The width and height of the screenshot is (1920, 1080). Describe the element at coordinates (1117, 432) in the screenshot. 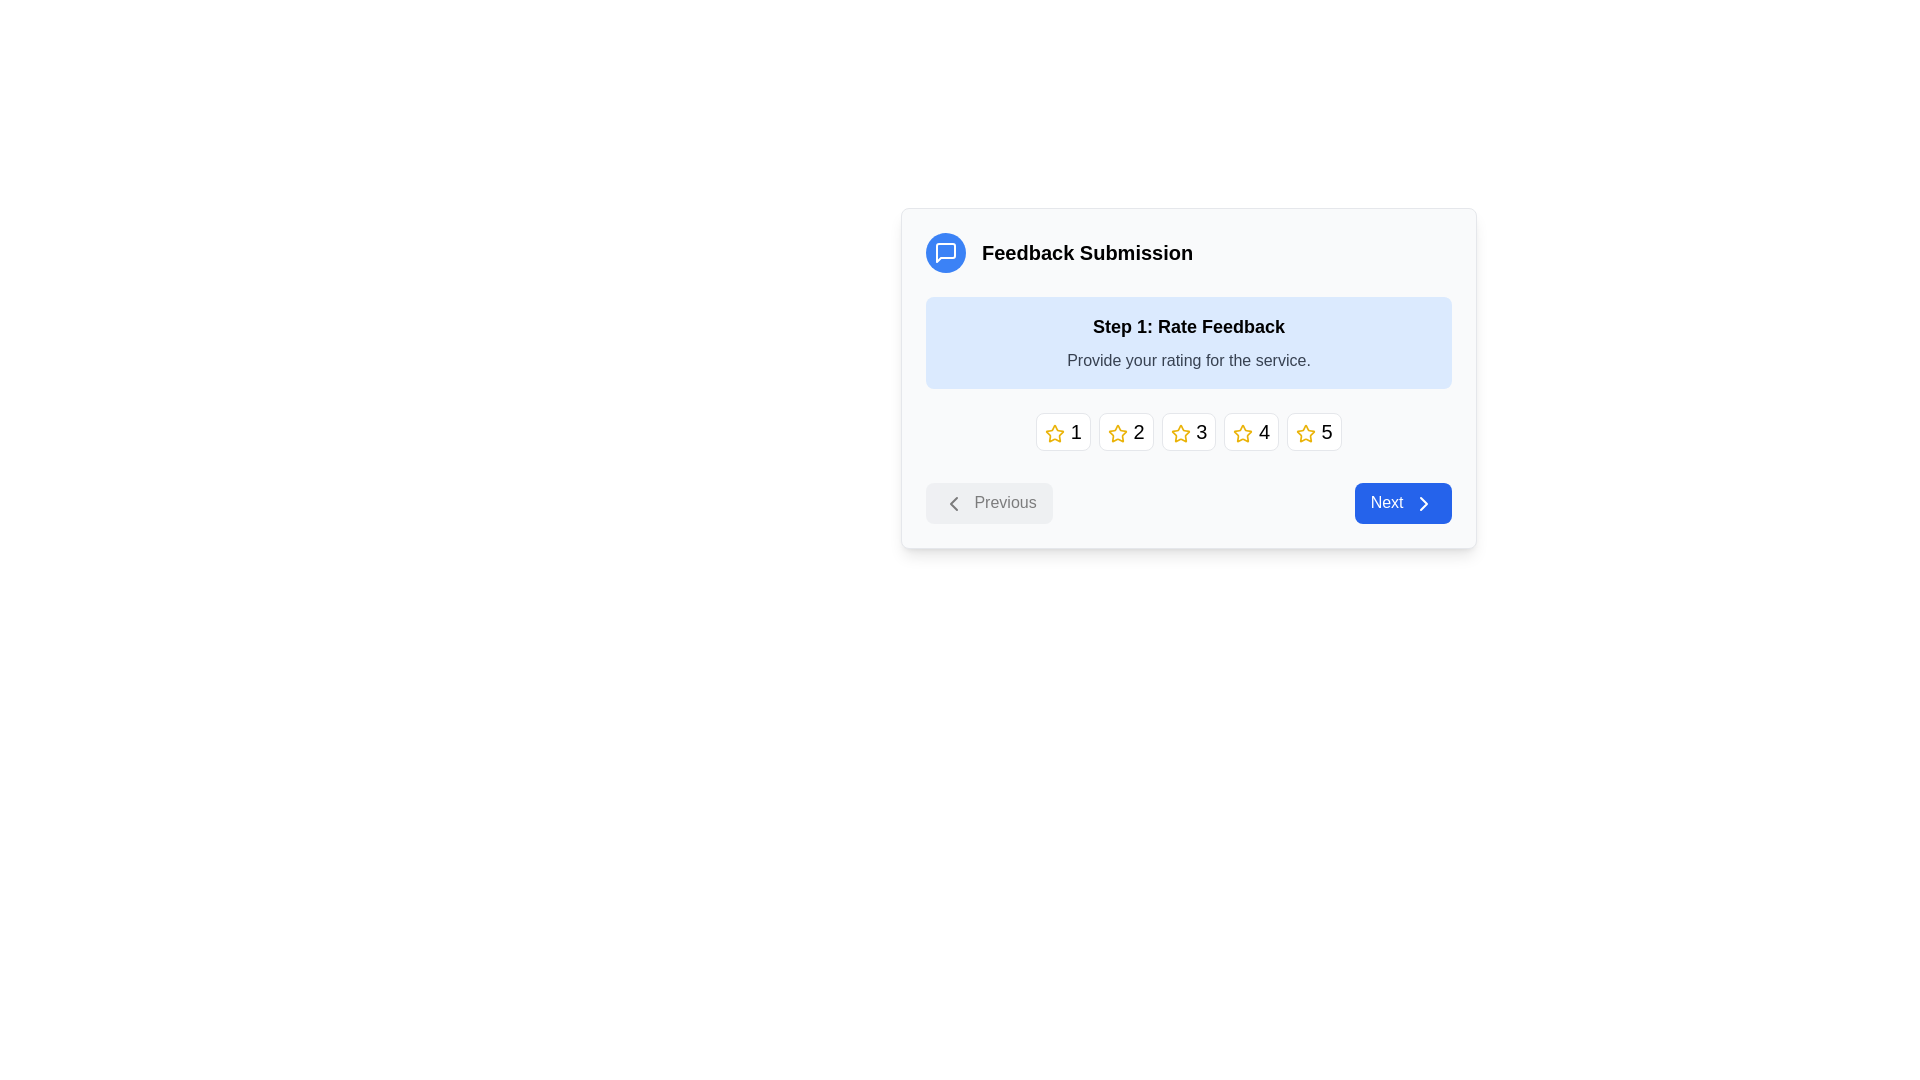

I see `the second star-shaped rating icon with a golden-yellow border located below the 'Step 1: Rate Feedback' heading` at that location.